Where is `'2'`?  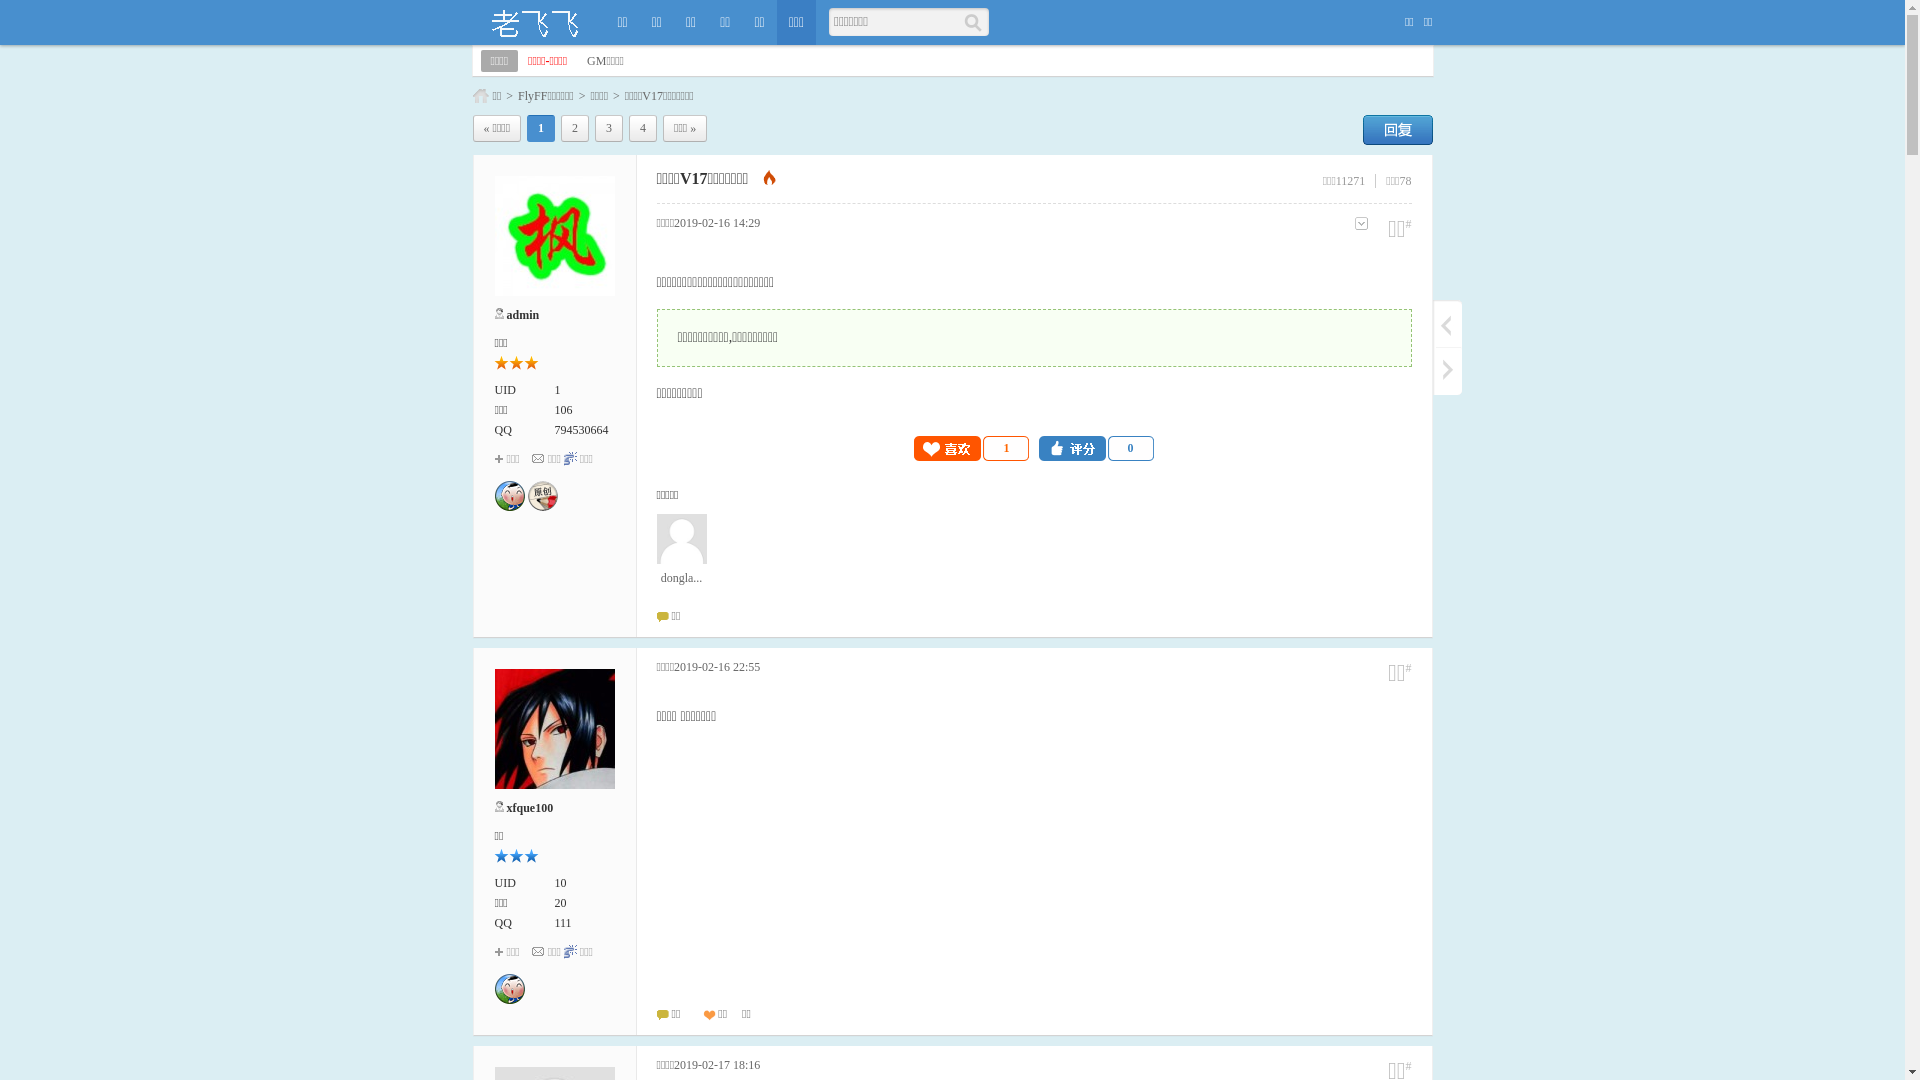 '2' is located at coordinates (574, 128).